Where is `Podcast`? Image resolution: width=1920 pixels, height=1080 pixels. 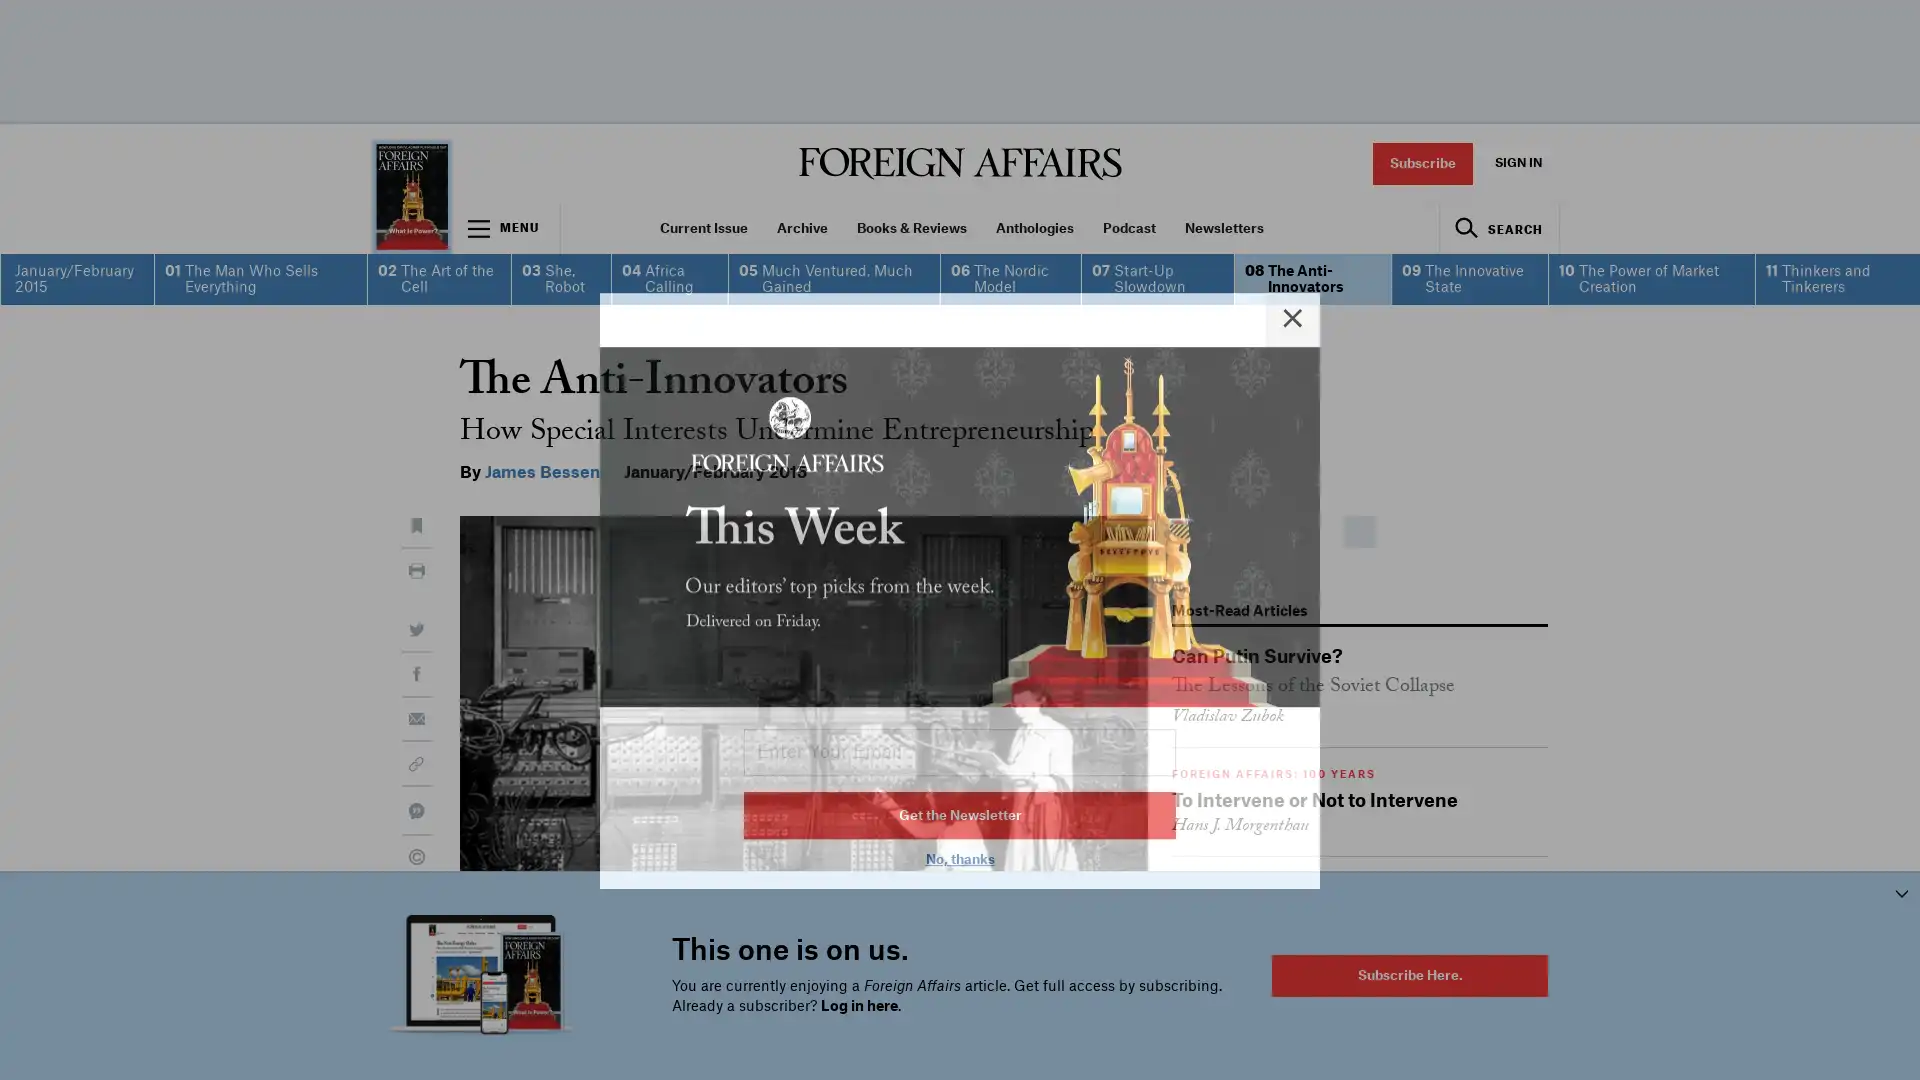
Podcast is located at coordinates (1128, 227).